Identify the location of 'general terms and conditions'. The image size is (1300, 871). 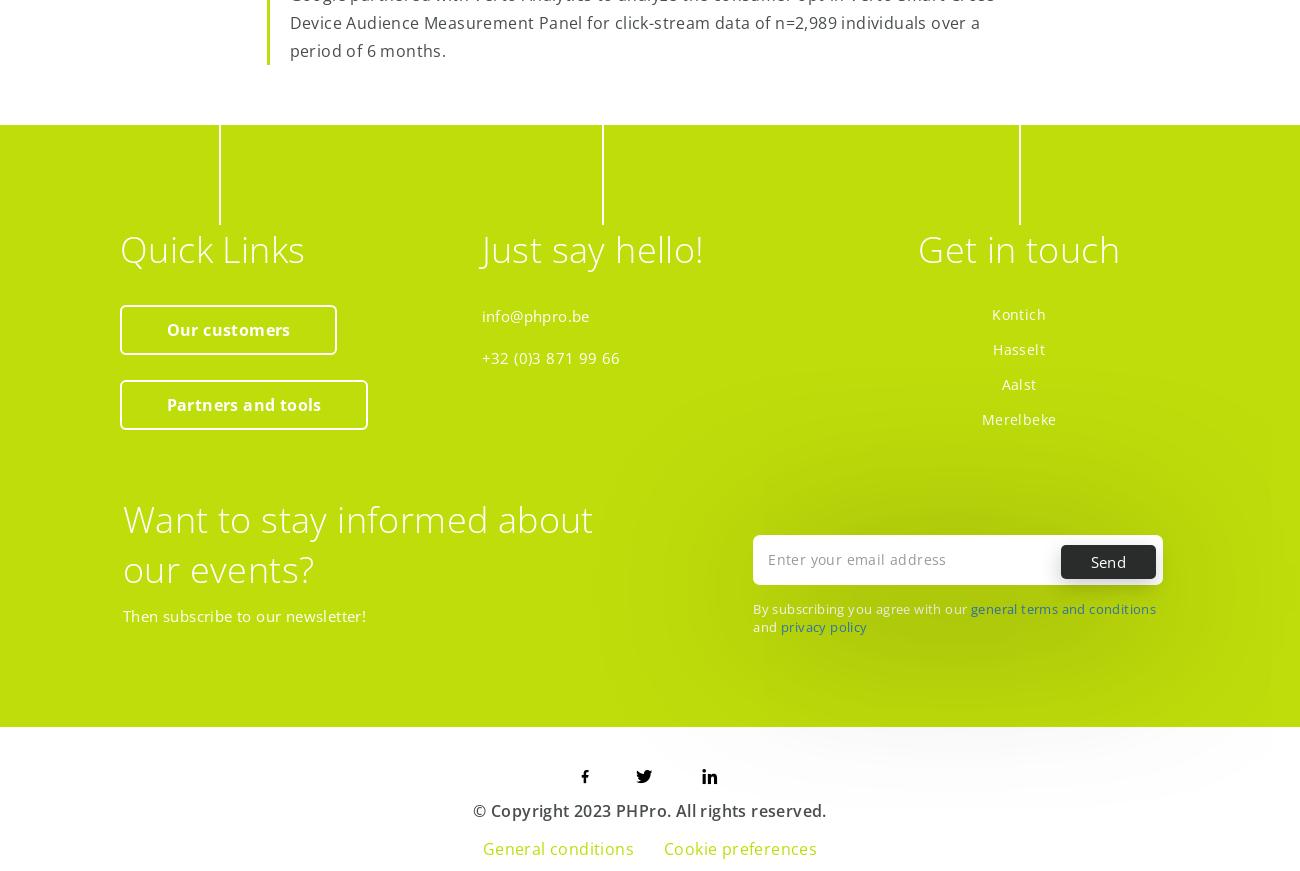
(970, 606).